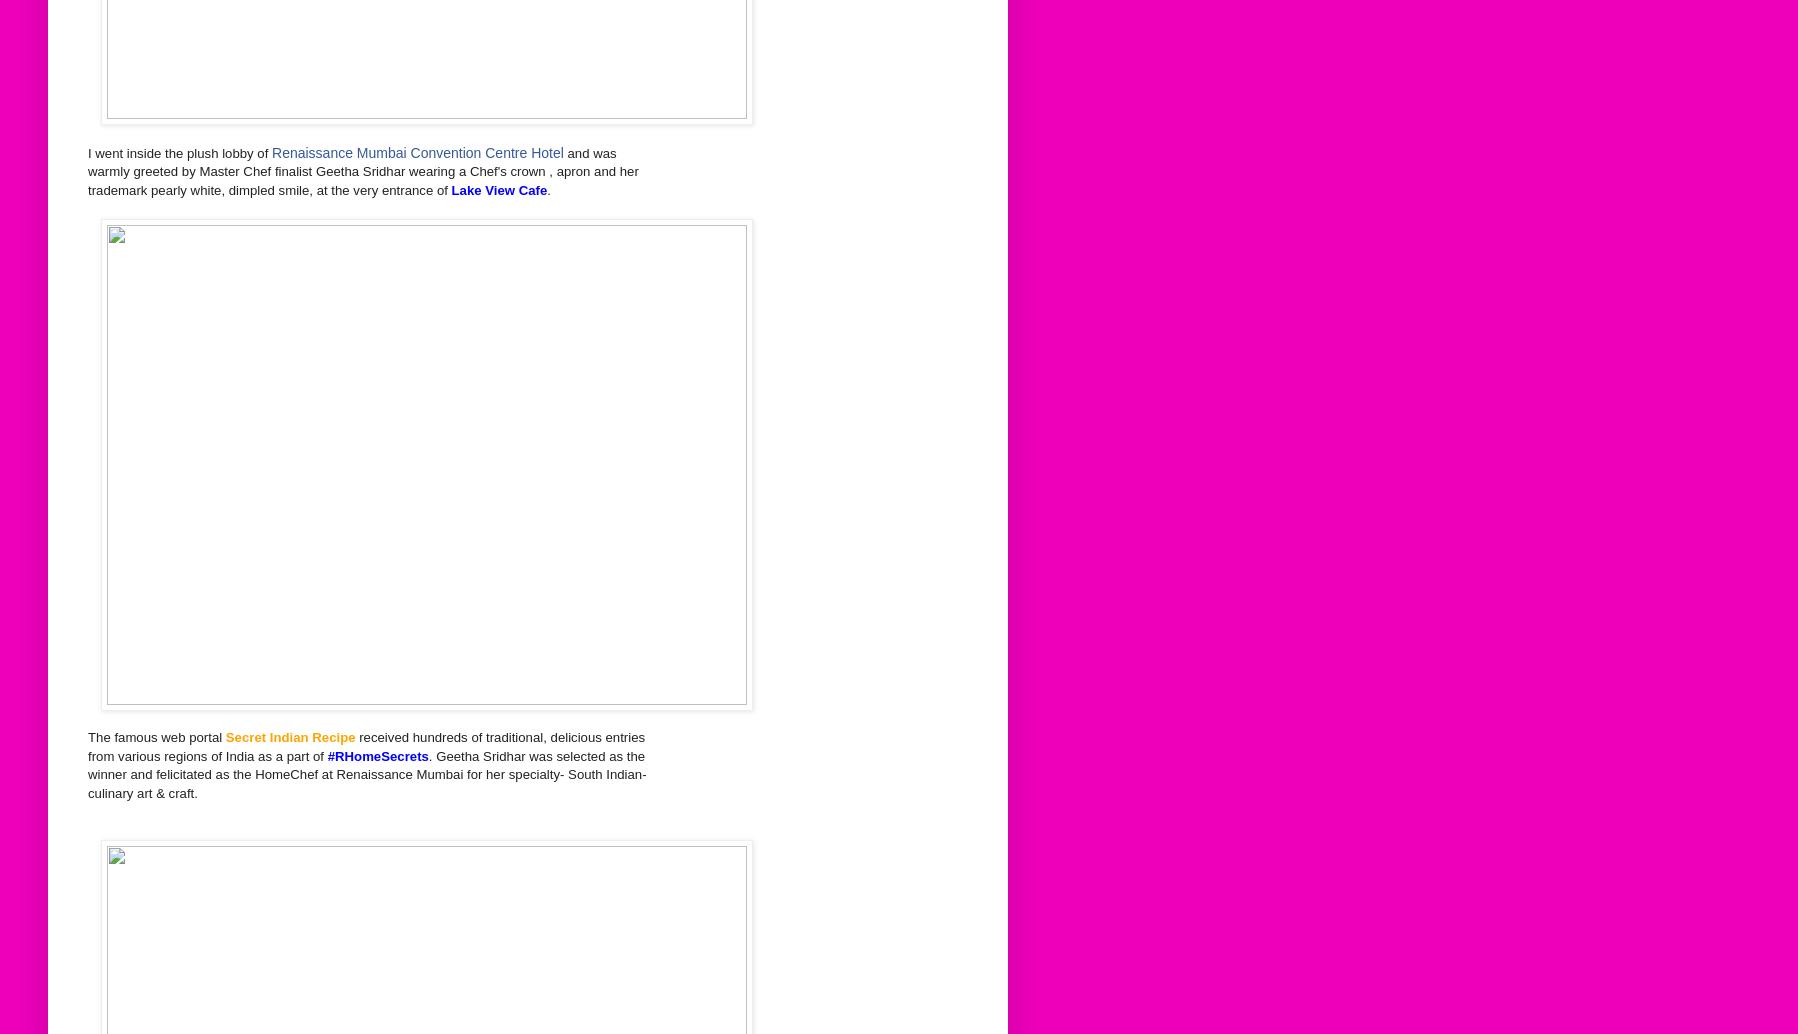  What do you see at coordinates (365, 746) in the screenshot?
I see `'received hundreds of traditional, delicious entries from various regions of India as a part of'` at bounding box center [365, 746].